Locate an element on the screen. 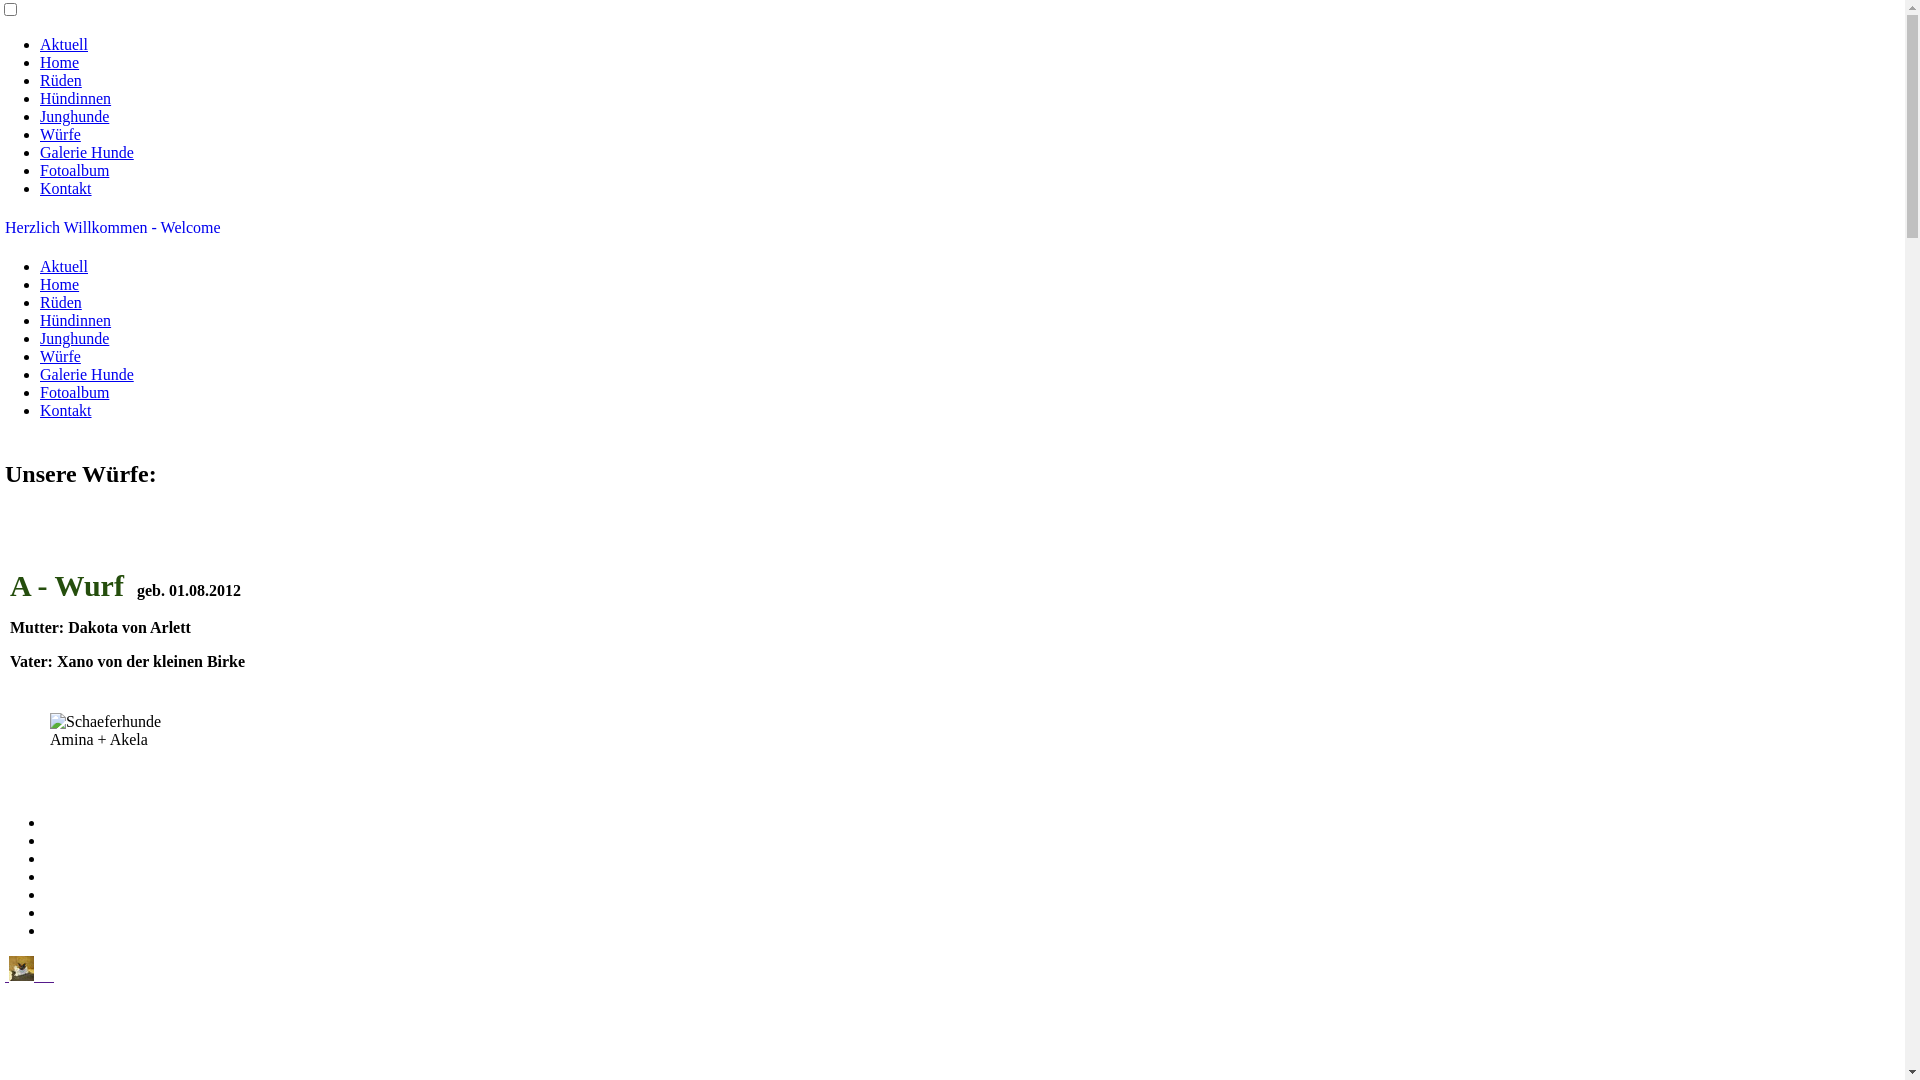 The image size is (1920, 1080). 'Galerie Hunde' is located at coordinates (85, 374).